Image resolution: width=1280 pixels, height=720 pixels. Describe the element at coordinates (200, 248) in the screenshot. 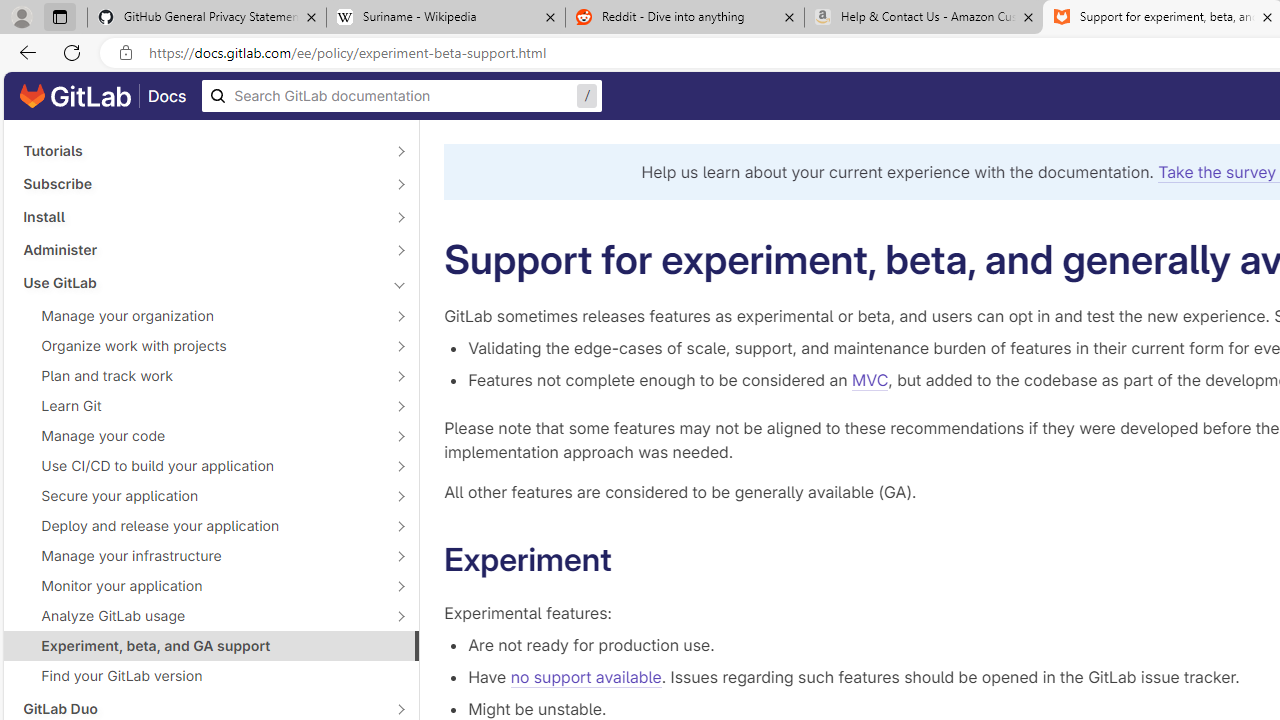

I see `'Administer'` at that location.